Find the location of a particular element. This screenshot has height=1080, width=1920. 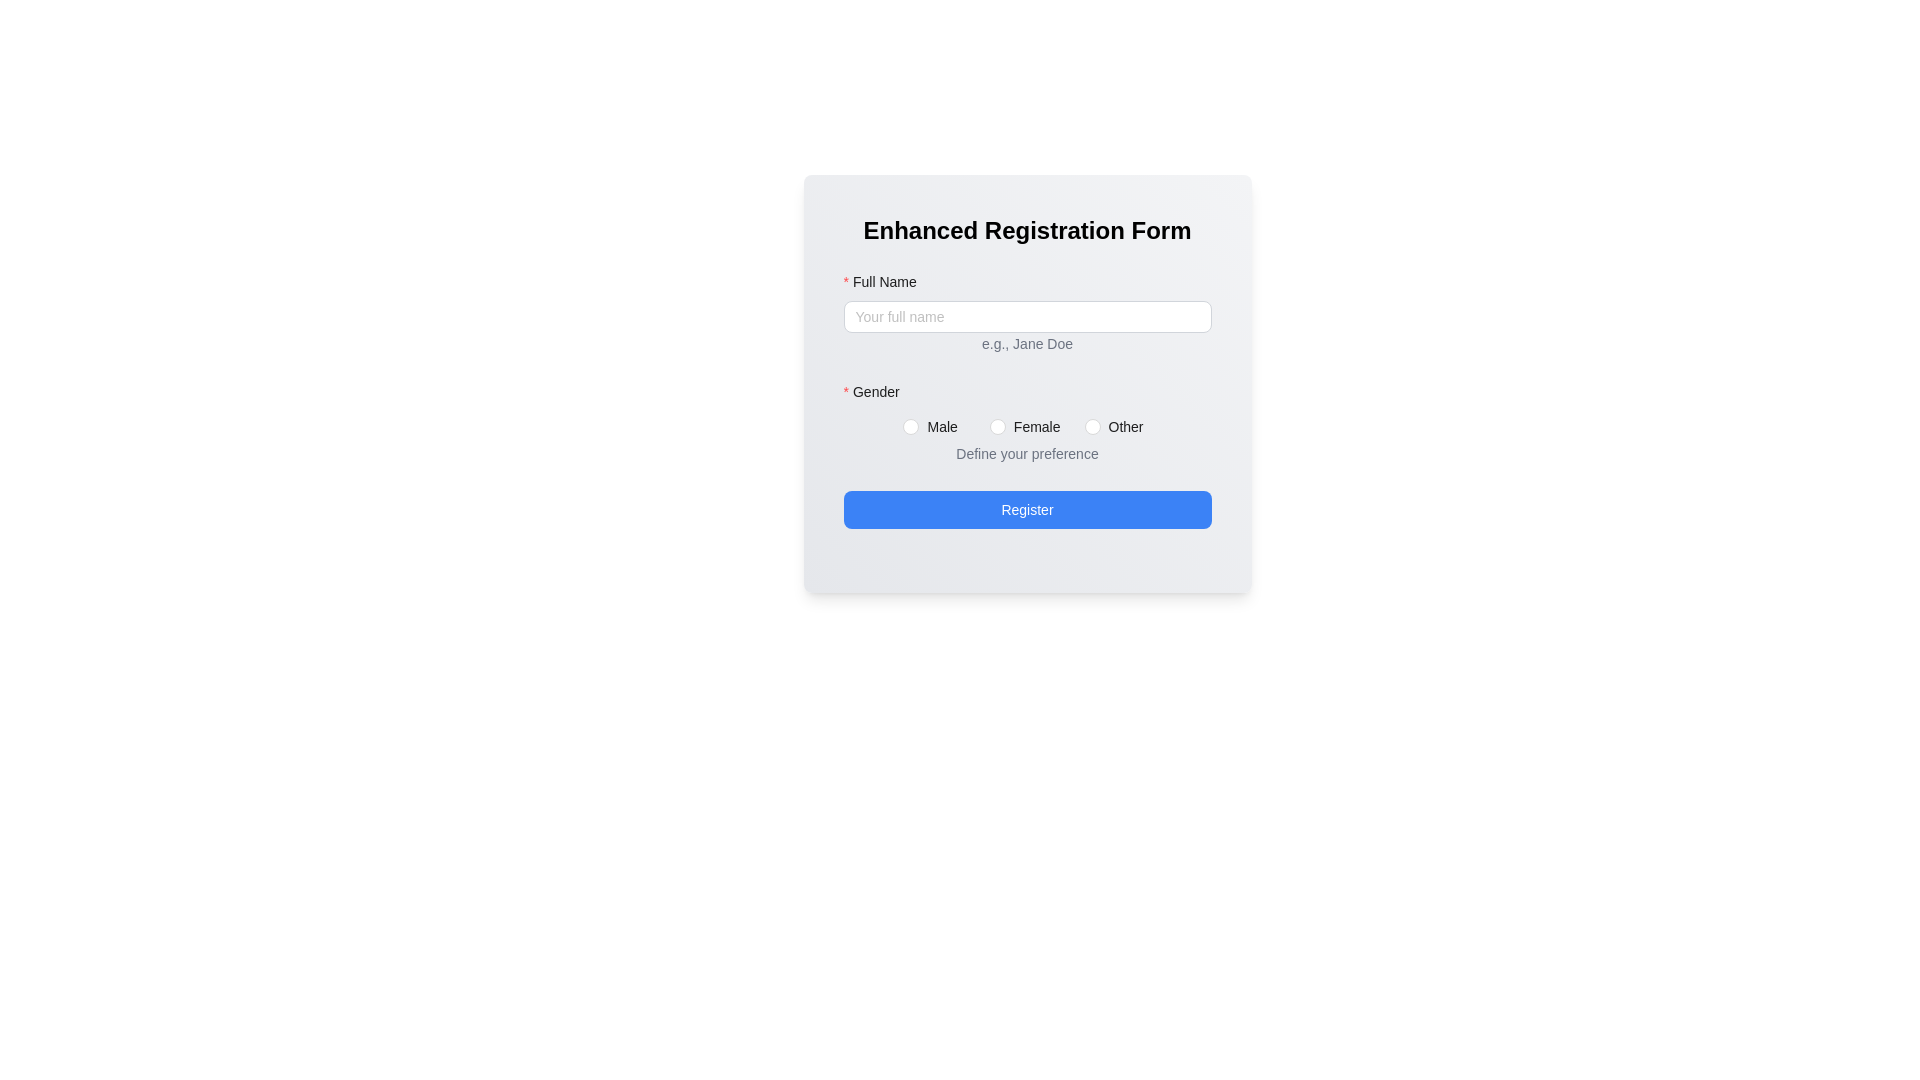

the radio button labeled 'Male', 'Female', or 'Other' in the horizontal group of radio buttons styled in an outline format, located centrally below the 'Full Name' input and above the 'Define your preference' text is located at coordinates (1027, 426).